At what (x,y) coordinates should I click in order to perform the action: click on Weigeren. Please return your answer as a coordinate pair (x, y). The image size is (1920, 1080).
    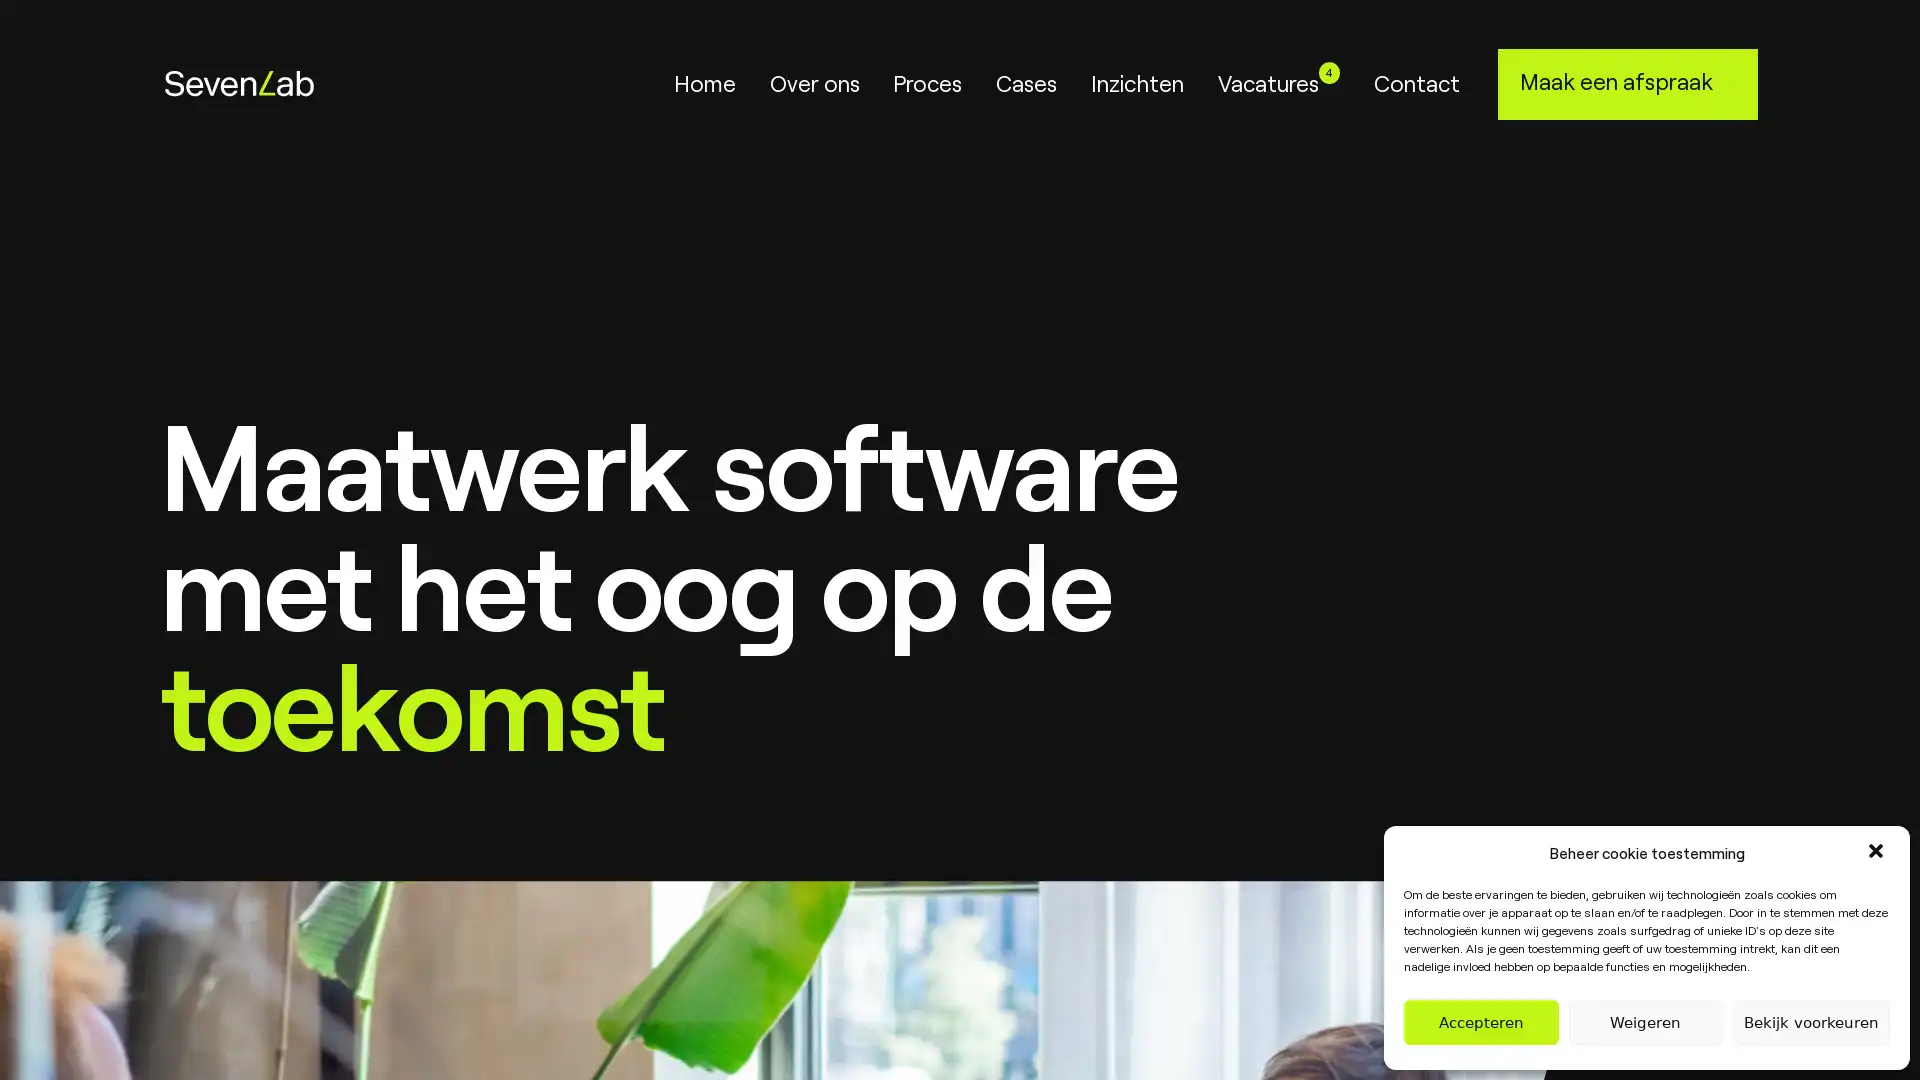
    Looking at the image, I should click on (1645, 1022).